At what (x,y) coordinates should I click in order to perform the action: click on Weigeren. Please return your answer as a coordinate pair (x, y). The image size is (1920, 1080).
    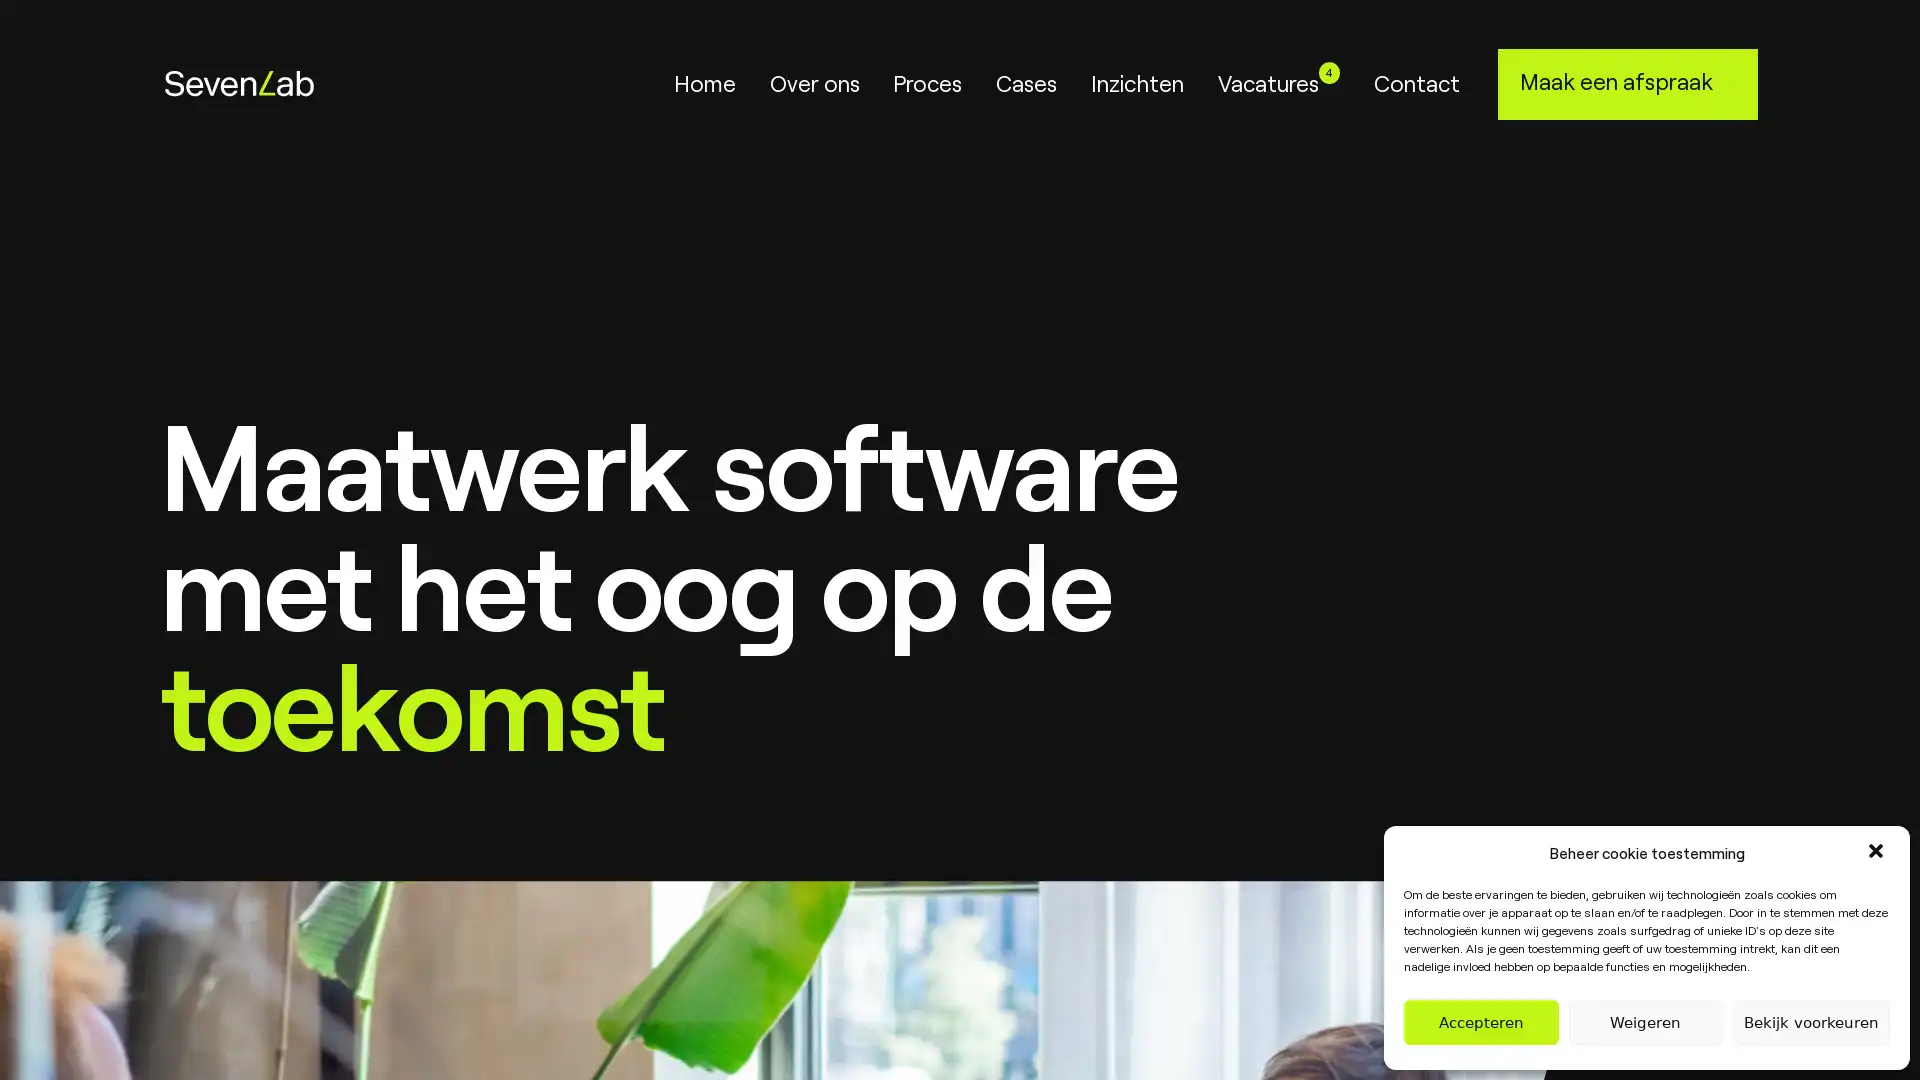
    Looking at the image, I should click on (1645, 1022).